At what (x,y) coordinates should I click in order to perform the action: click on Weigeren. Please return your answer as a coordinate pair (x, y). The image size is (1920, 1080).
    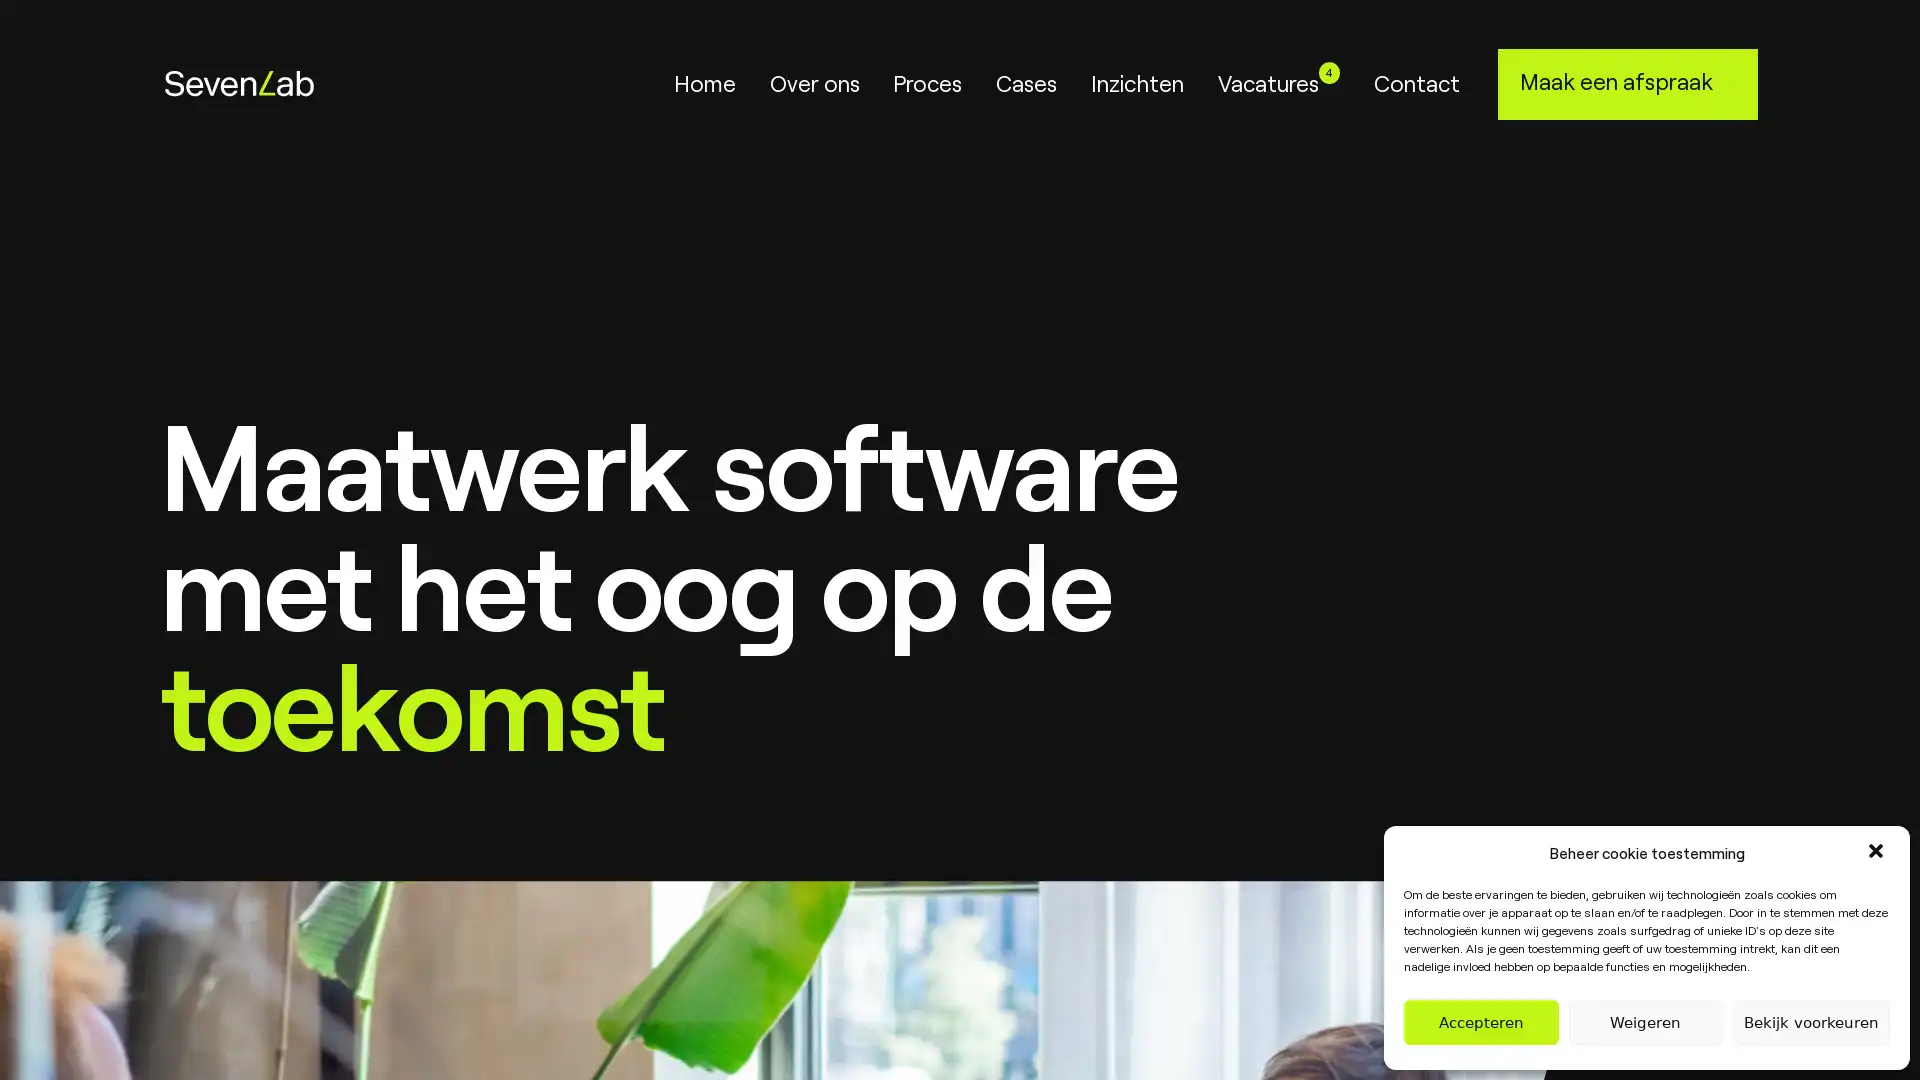
    Looking at the image, I should click on (1645, 1022).